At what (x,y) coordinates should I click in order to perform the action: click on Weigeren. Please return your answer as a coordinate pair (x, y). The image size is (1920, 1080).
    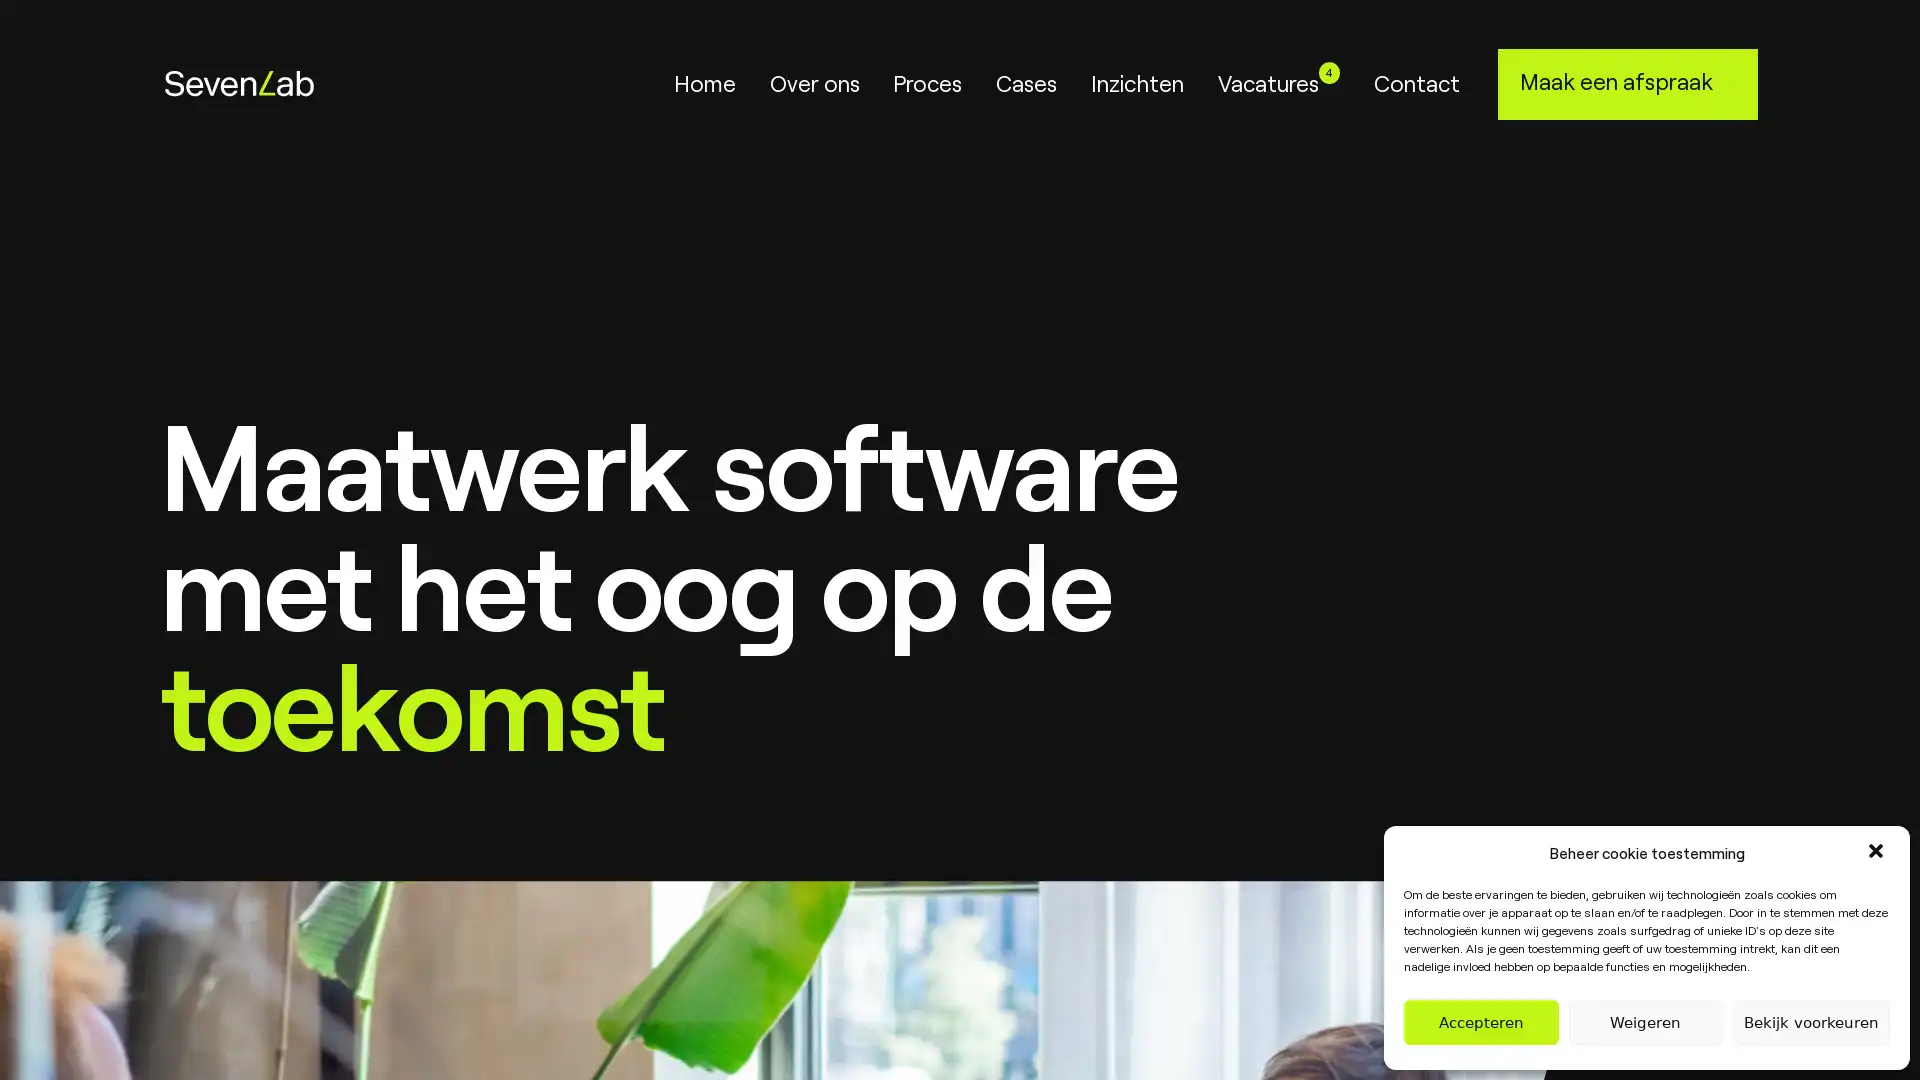
    Looking at the image, I should click on (1645, 1022).